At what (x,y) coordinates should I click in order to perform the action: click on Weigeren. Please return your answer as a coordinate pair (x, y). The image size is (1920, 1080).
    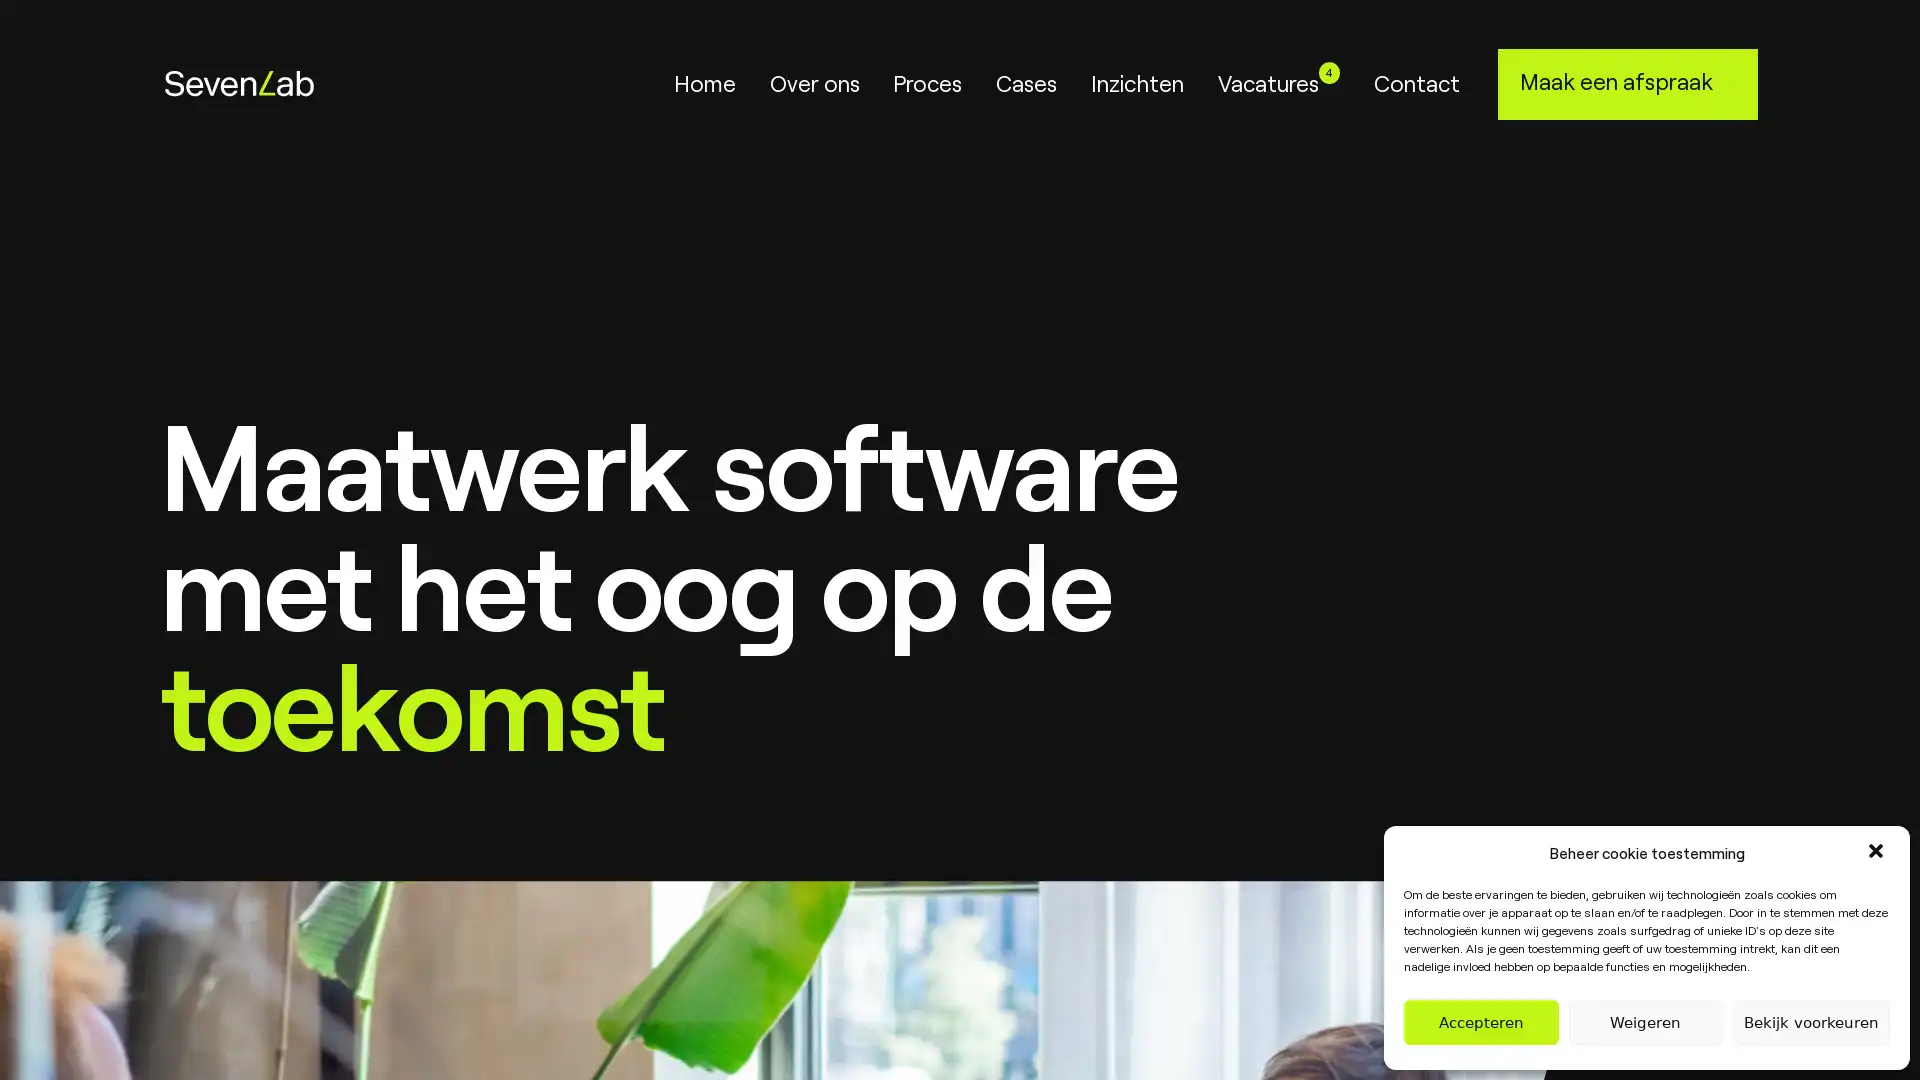
    Looking at the image, I should click on (1645, 1022).